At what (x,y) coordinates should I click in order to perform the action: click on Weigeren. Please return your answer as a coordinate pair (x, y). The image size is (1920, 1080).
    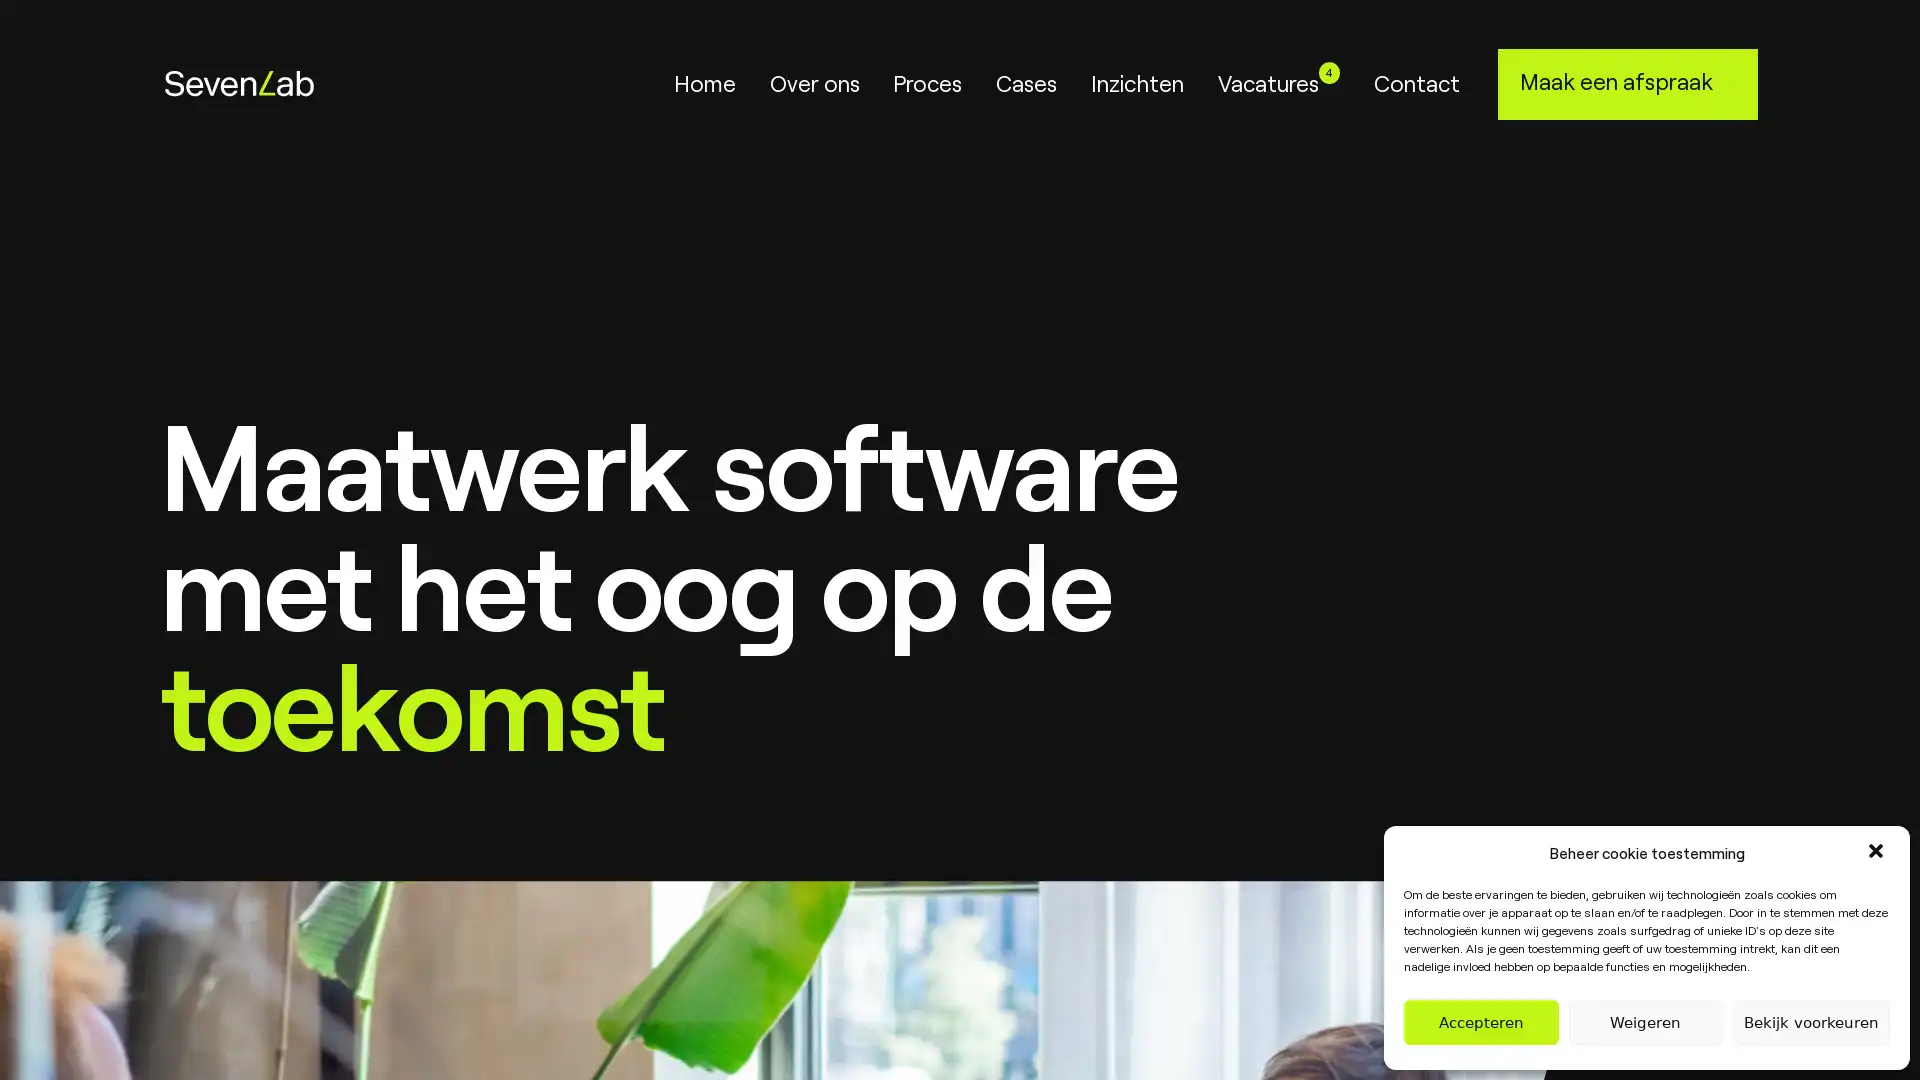
    Looking at the image, I should click on (1645, 1022).